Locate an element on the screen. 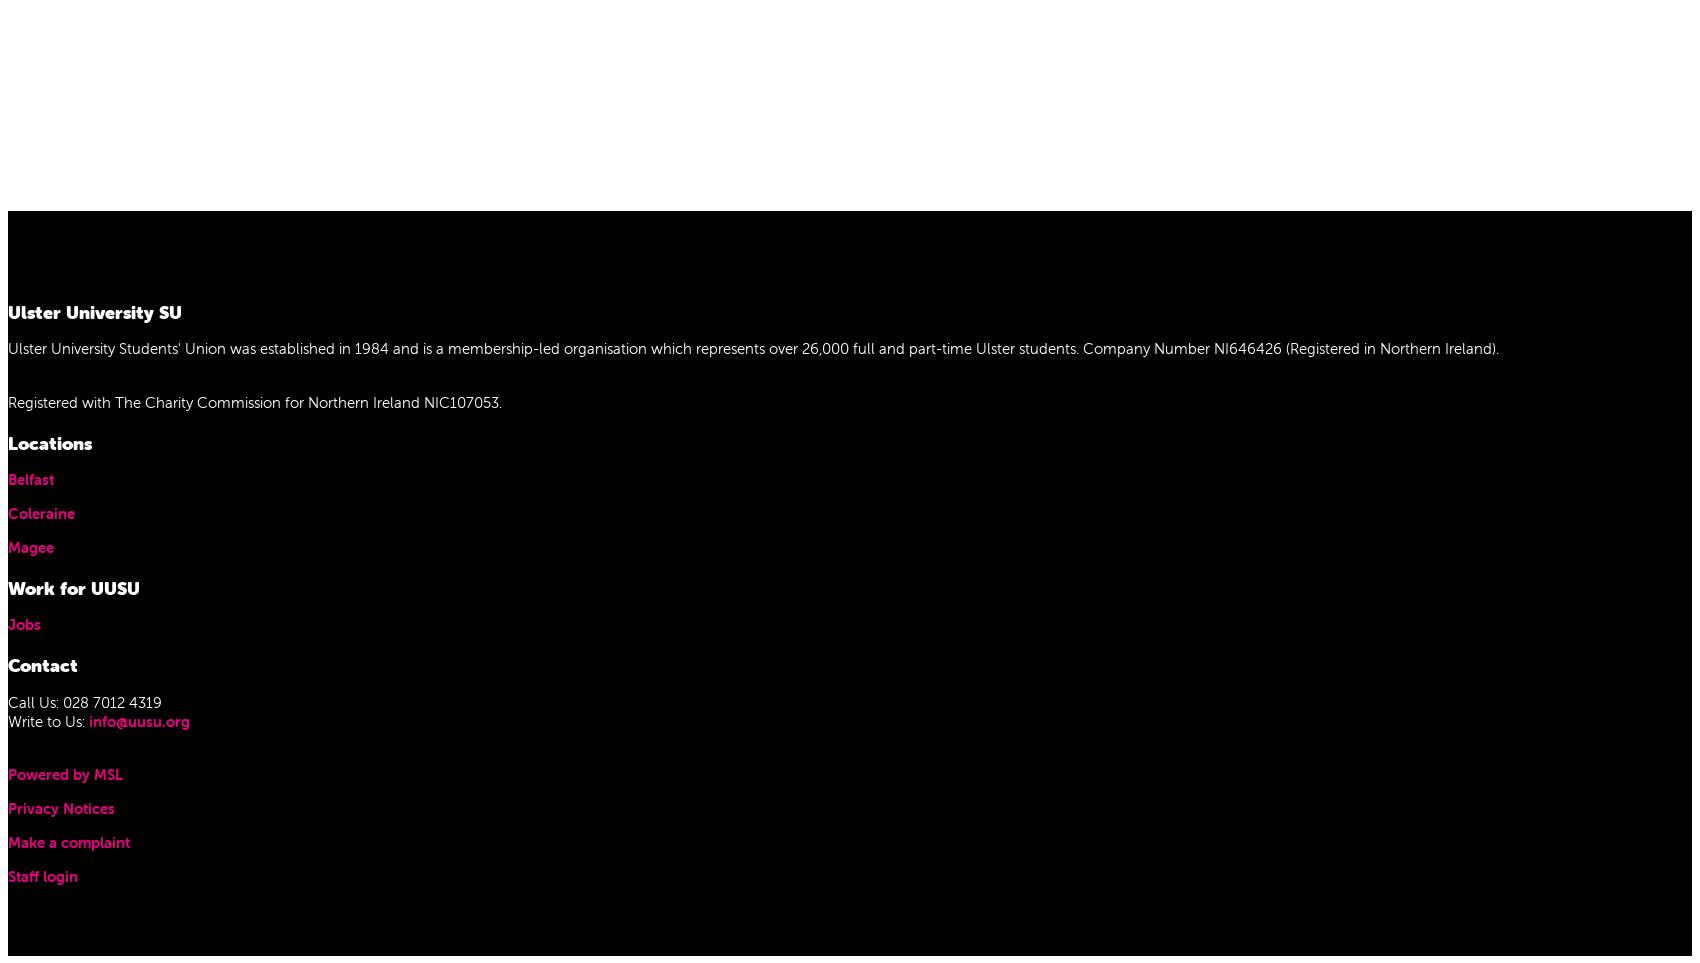 The width and height of the screenshot is (1700, 963). 'Call Us: 028 7012 4319' is located at coordinates (85, 700).